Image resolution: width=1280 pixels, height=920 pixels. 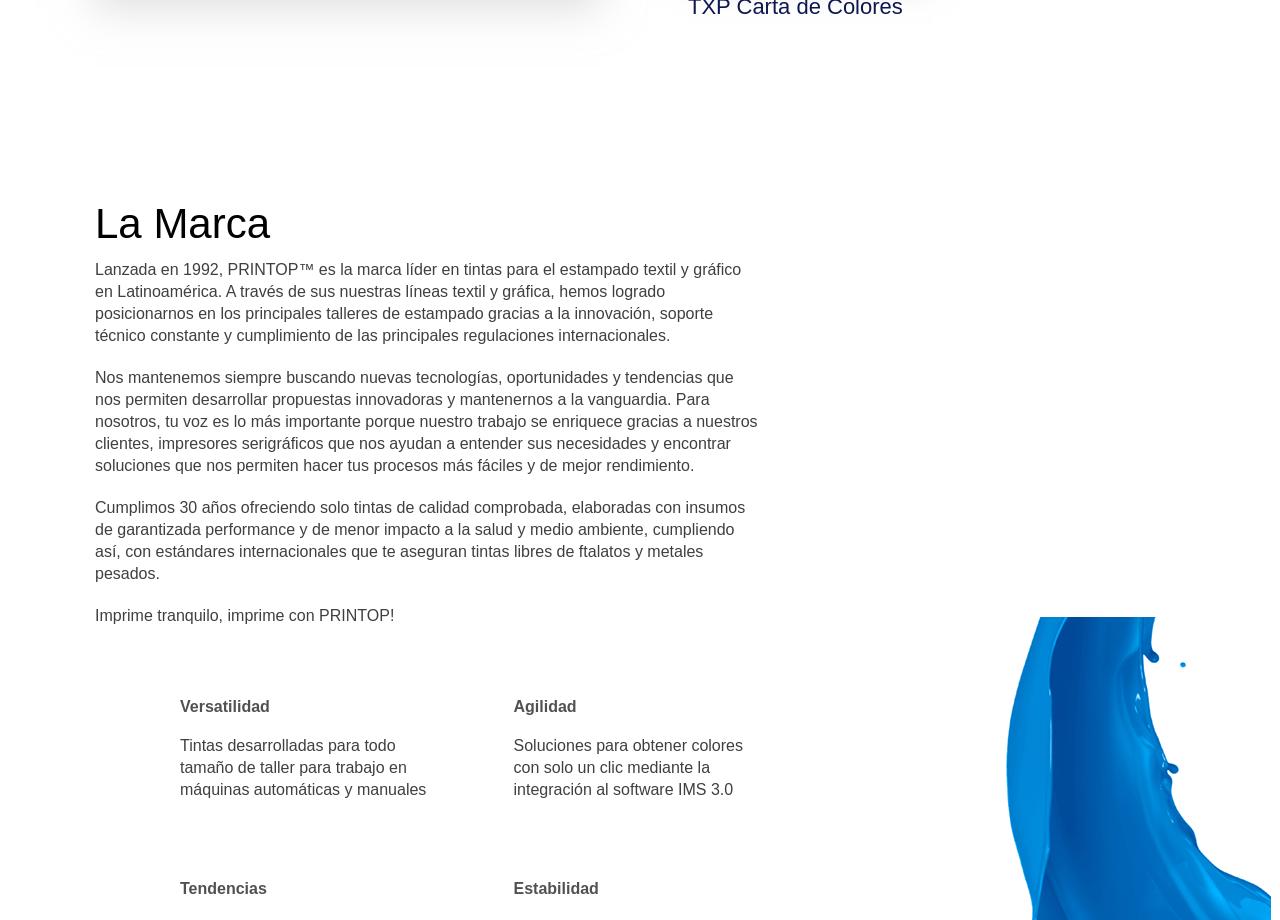 What do you see at coordinates (418, 540) in the screenshot?
I see `'Cumplimos 30 años ofreciendo solo tintas de calidad comprobada, elaboradas con insumos de garantizada performance y de menor impacto a la salud y medio ambiente, cumpliendo así, con estándares internacionales que te aseguran tintas libres de ftalatos y metales pesados.'` at bounding box center [418, 540].